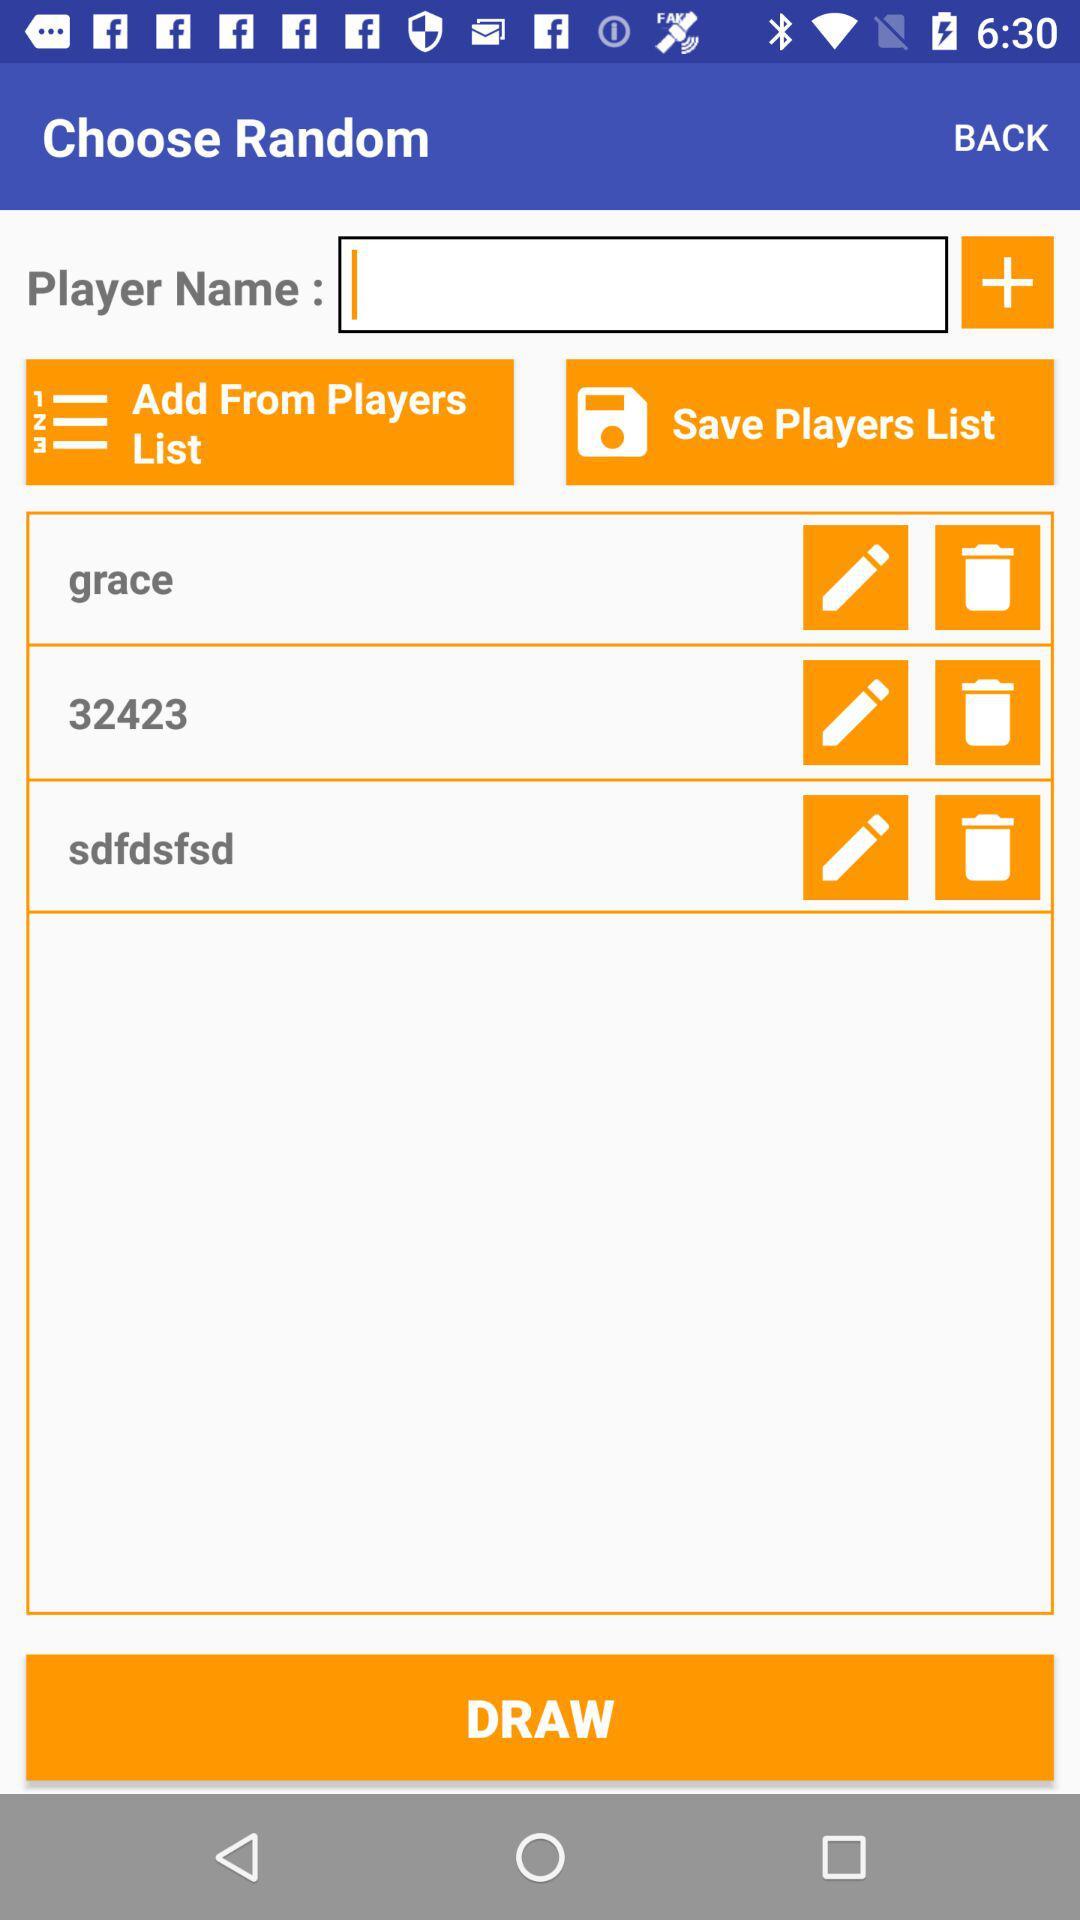 This screenshot has height=1920, width=1080. I want to click on edit, so click(855, 712).